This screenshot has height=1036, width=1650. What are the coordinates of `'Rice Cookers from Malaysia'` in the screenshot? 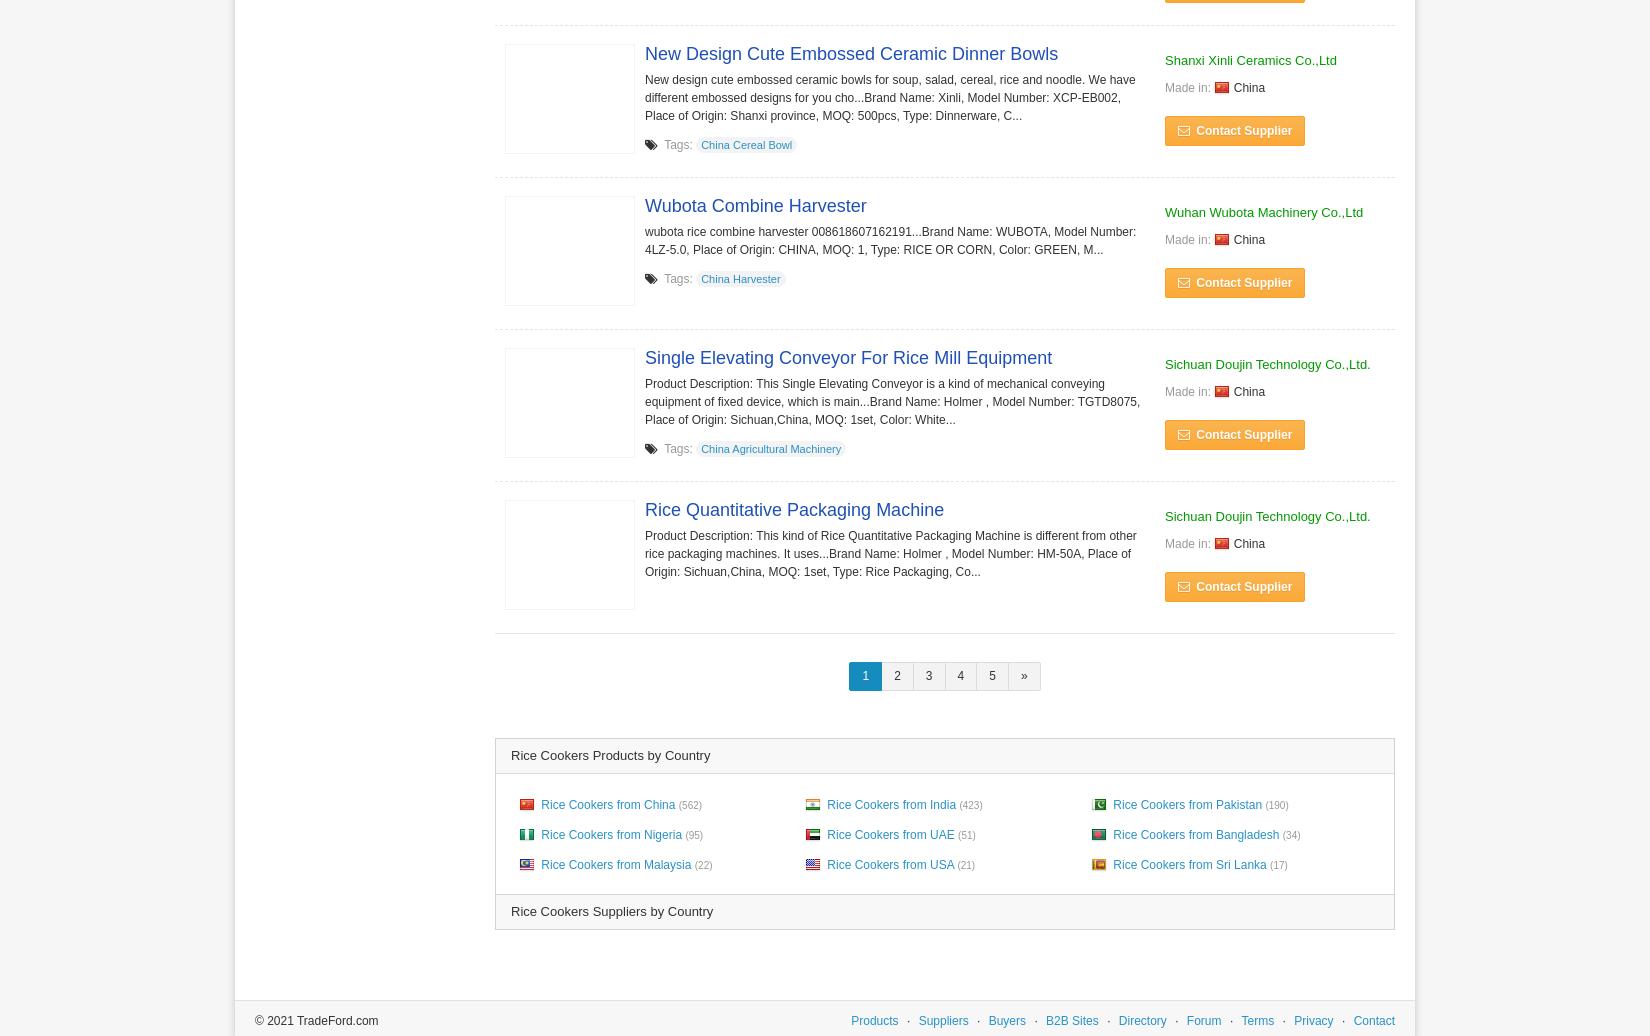 It's located at (614, 864).